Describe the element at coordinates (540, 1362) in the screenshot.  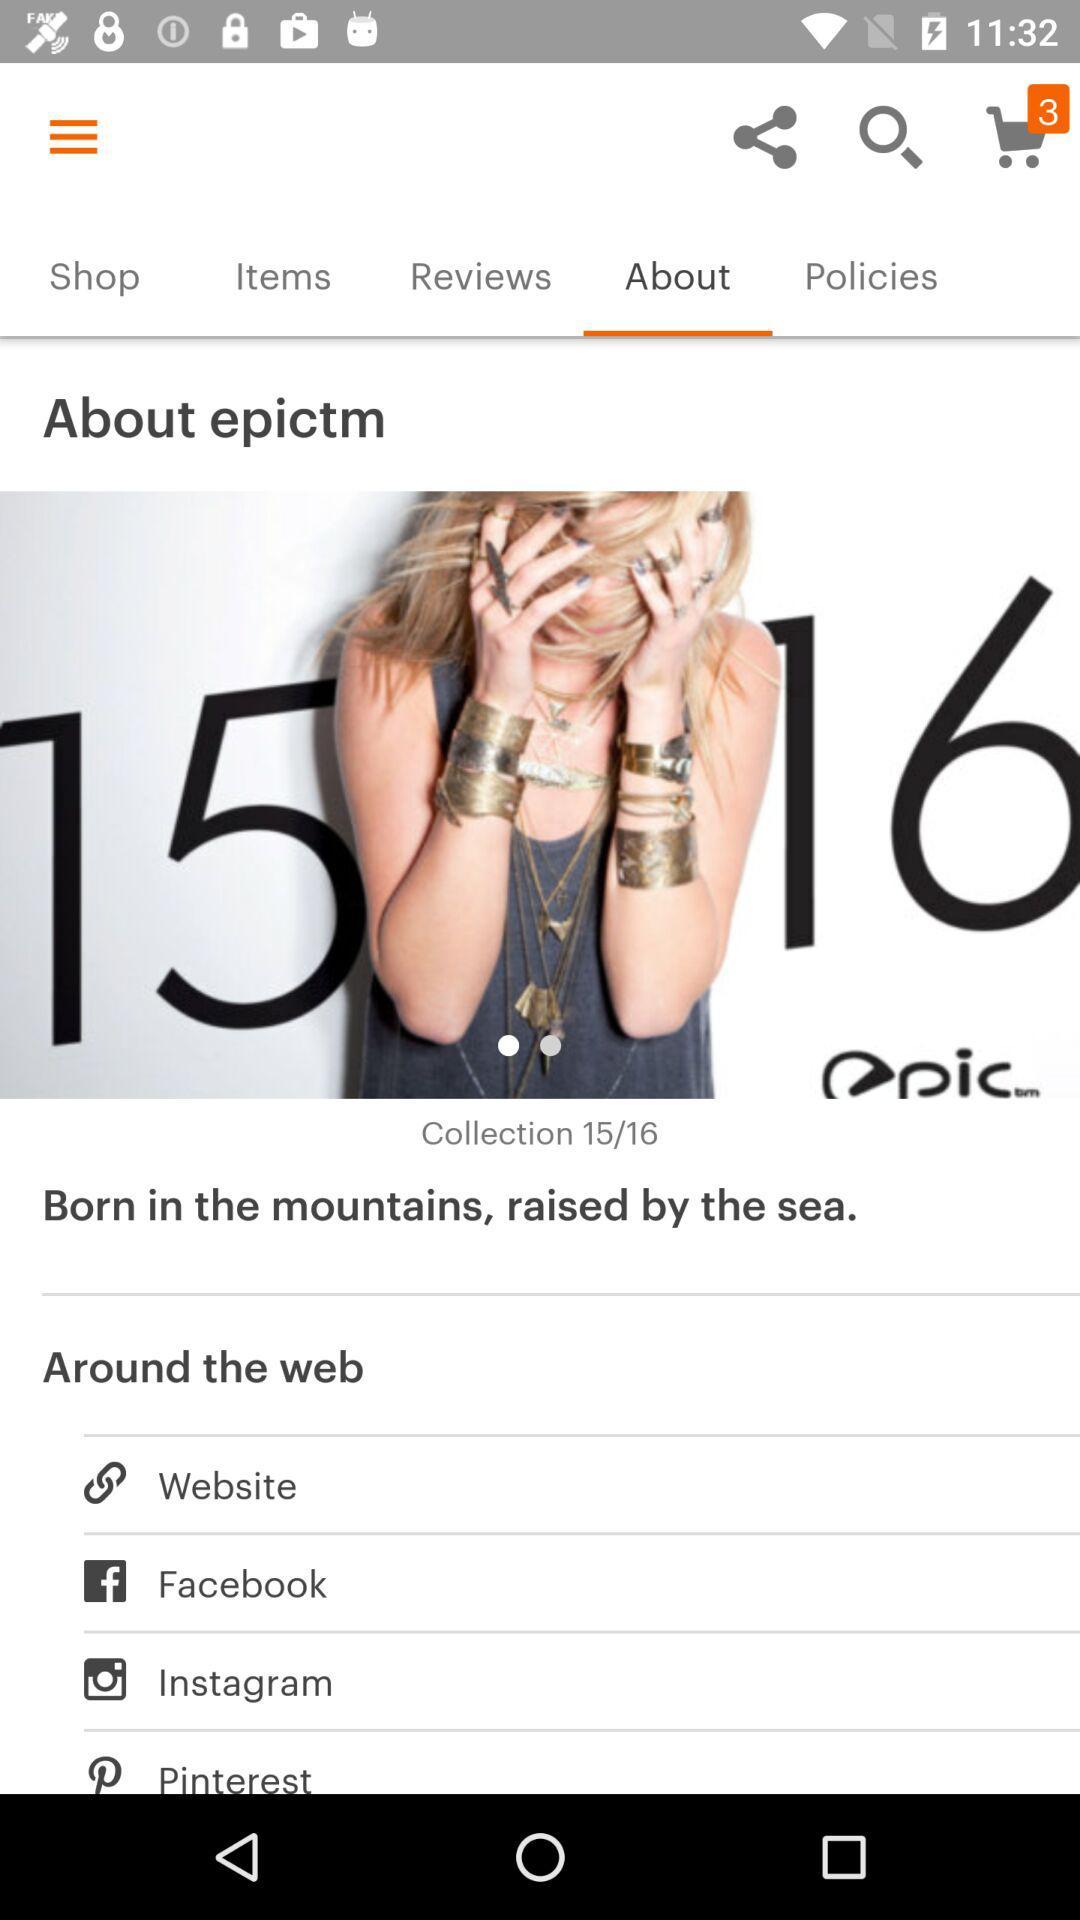
I see `item above the website` at that location.